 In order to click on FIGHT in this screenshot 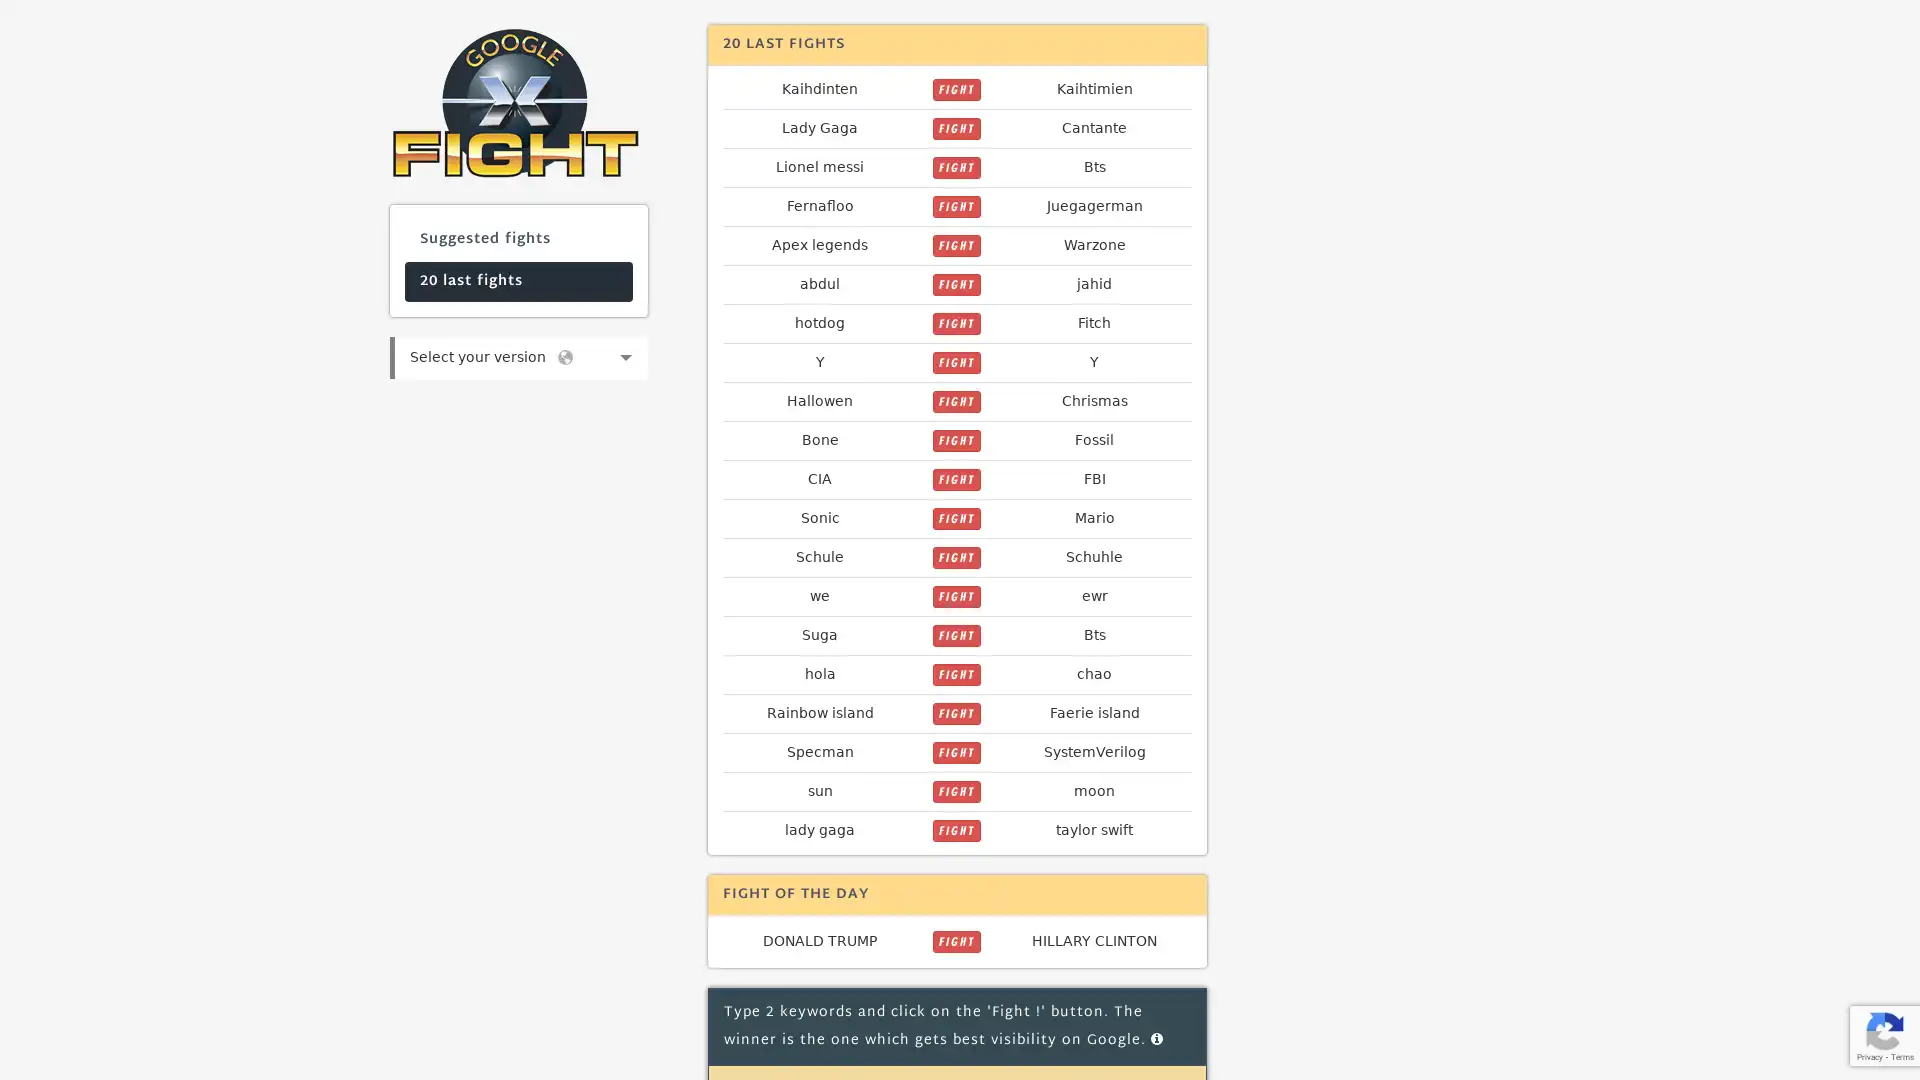, I will do `click(955, 207)`.